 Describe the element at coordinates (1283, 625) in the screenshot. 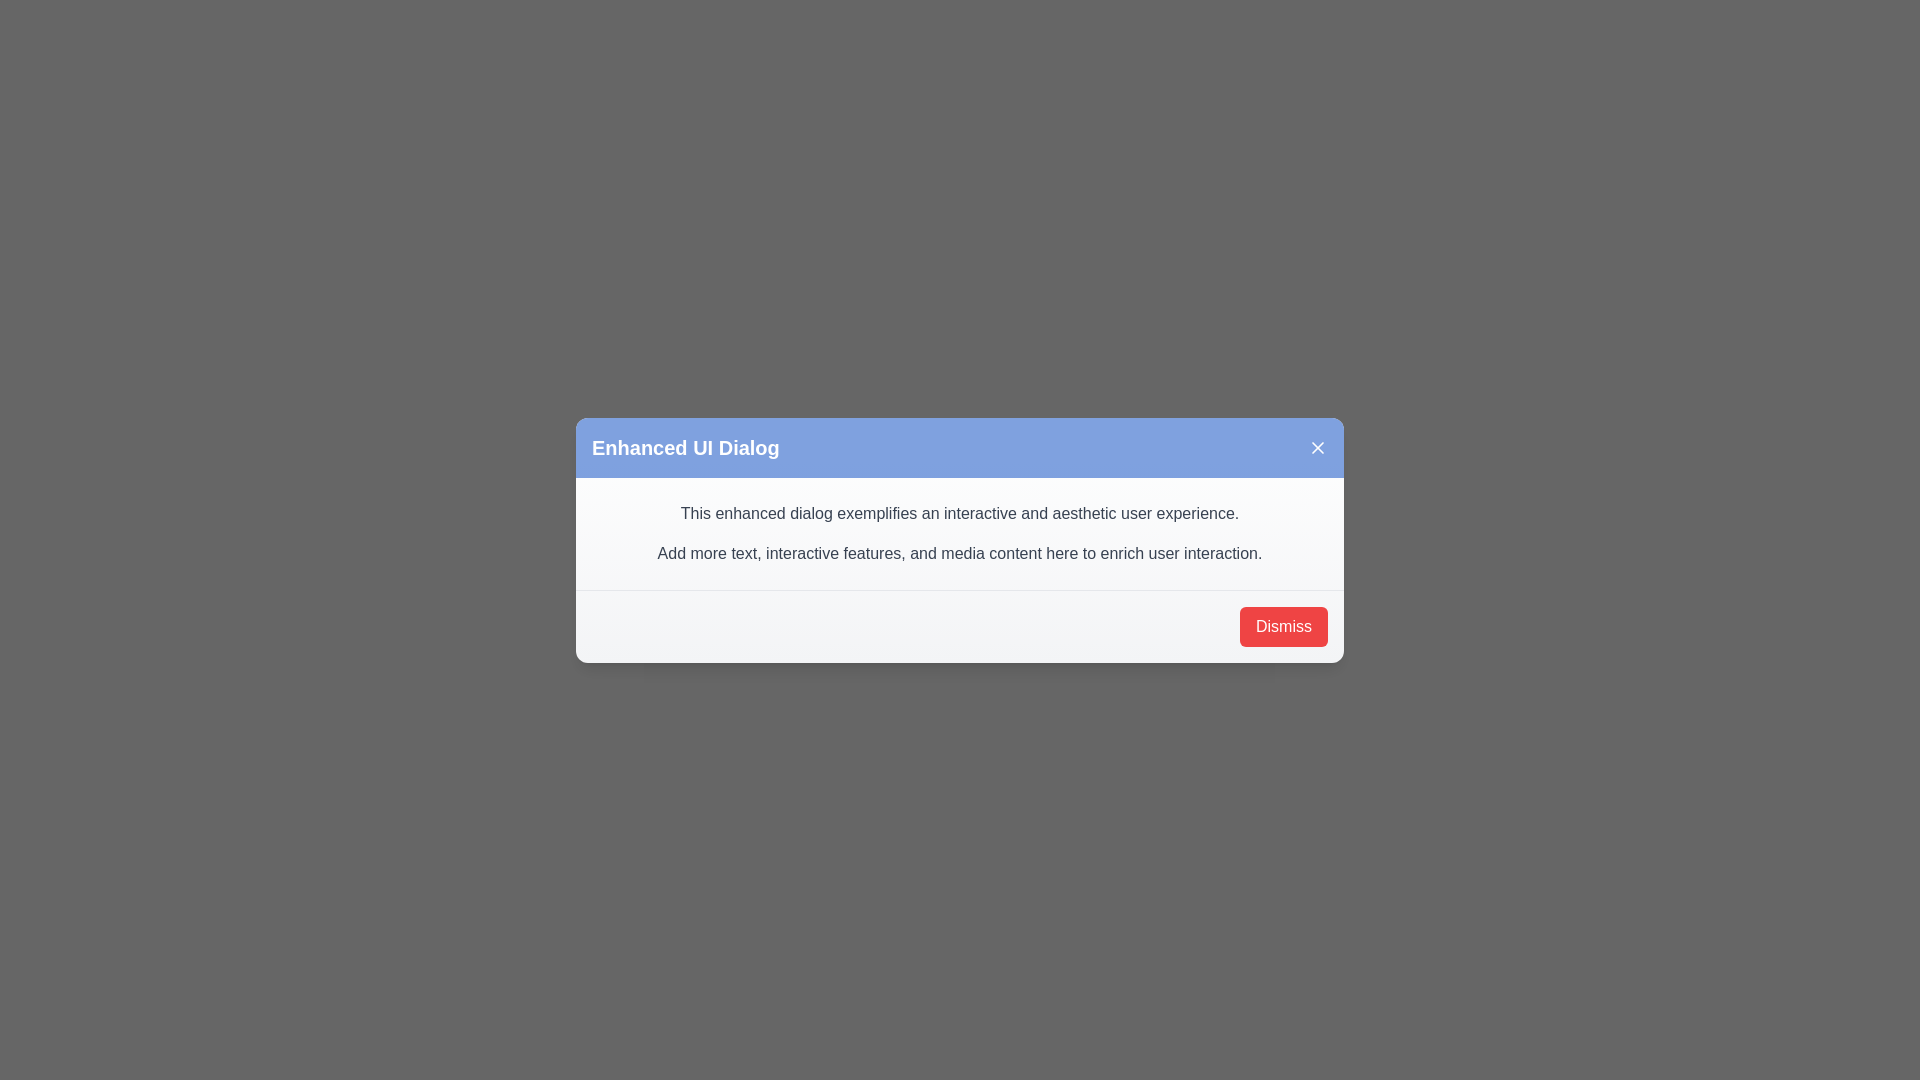

I see `the 'Dismiss' button to close the dialog` at that location.